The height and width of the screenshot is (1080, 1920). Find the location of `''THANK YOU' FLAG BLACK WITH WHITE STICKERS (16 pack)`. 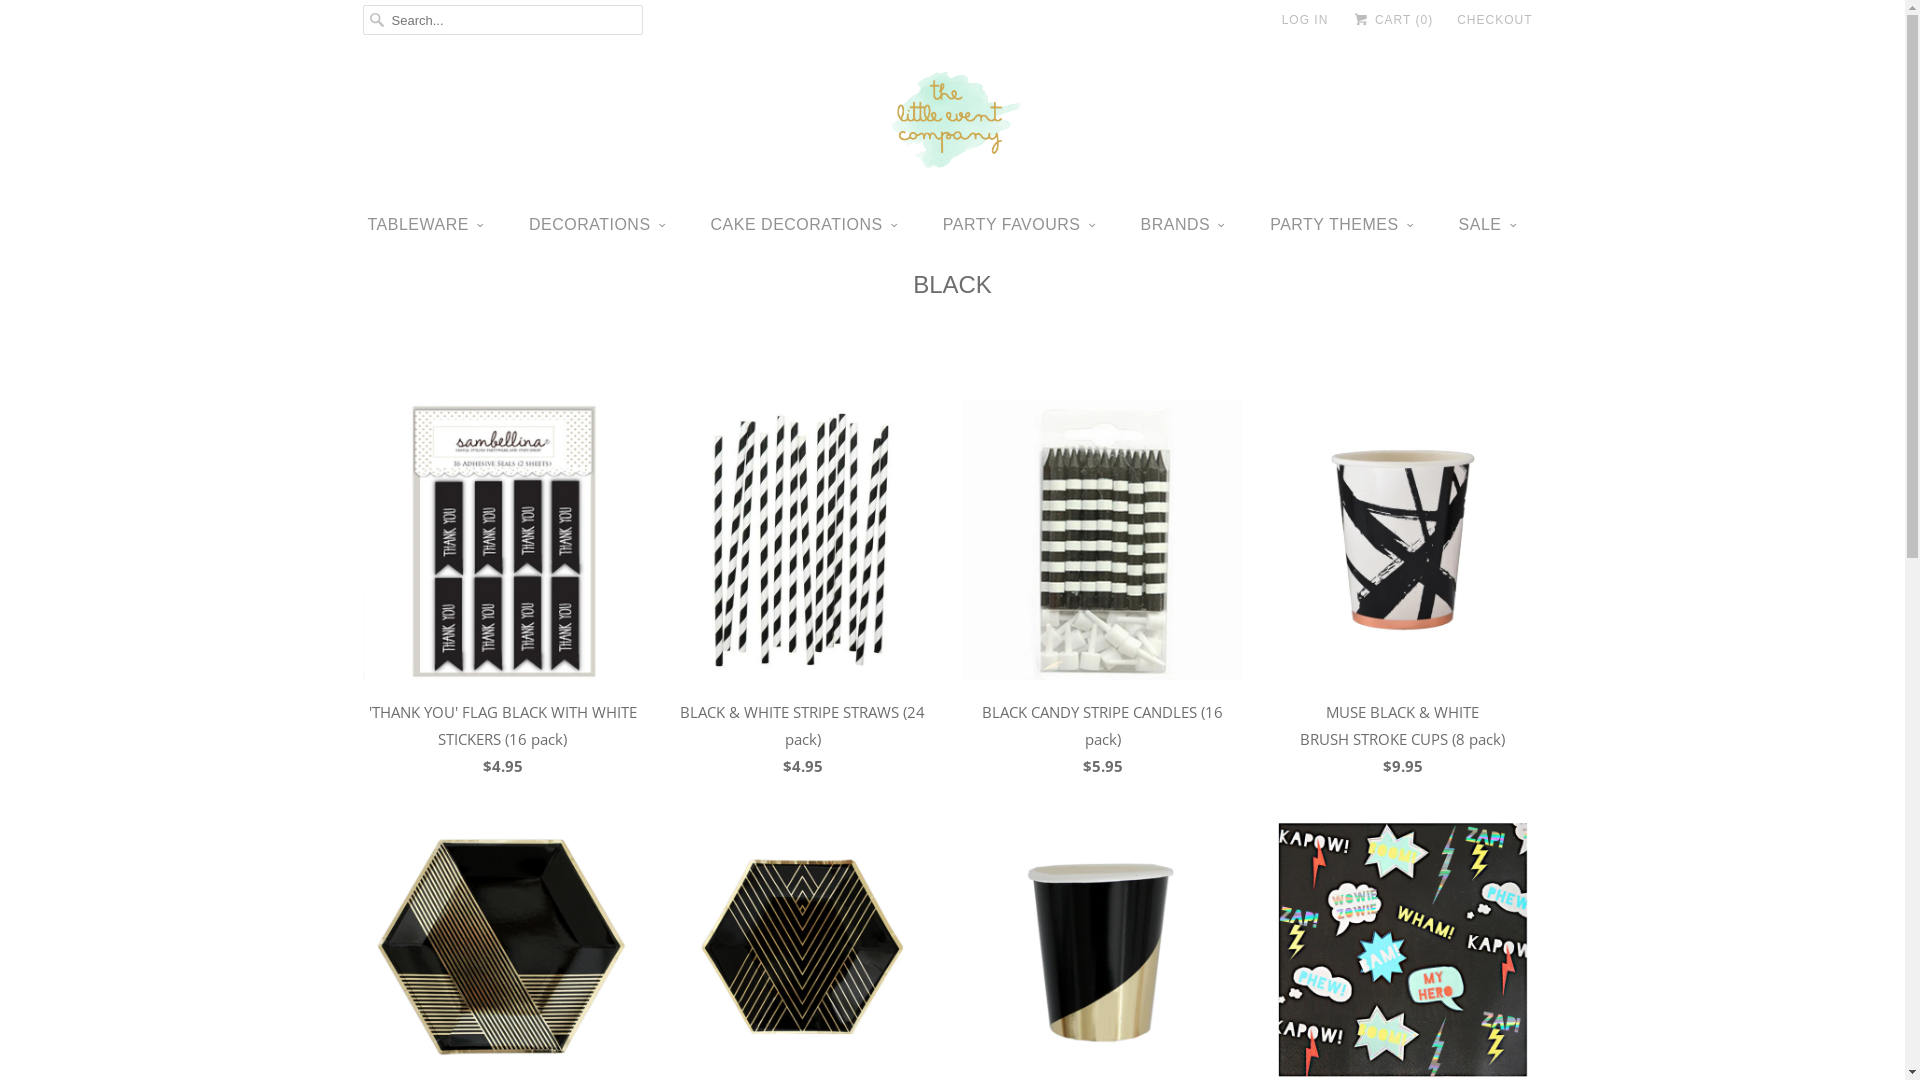

''THANK YOU' FLAG BLACK WITH WHITE STICKERS (16 pack) is located at coordinates (502, 593).